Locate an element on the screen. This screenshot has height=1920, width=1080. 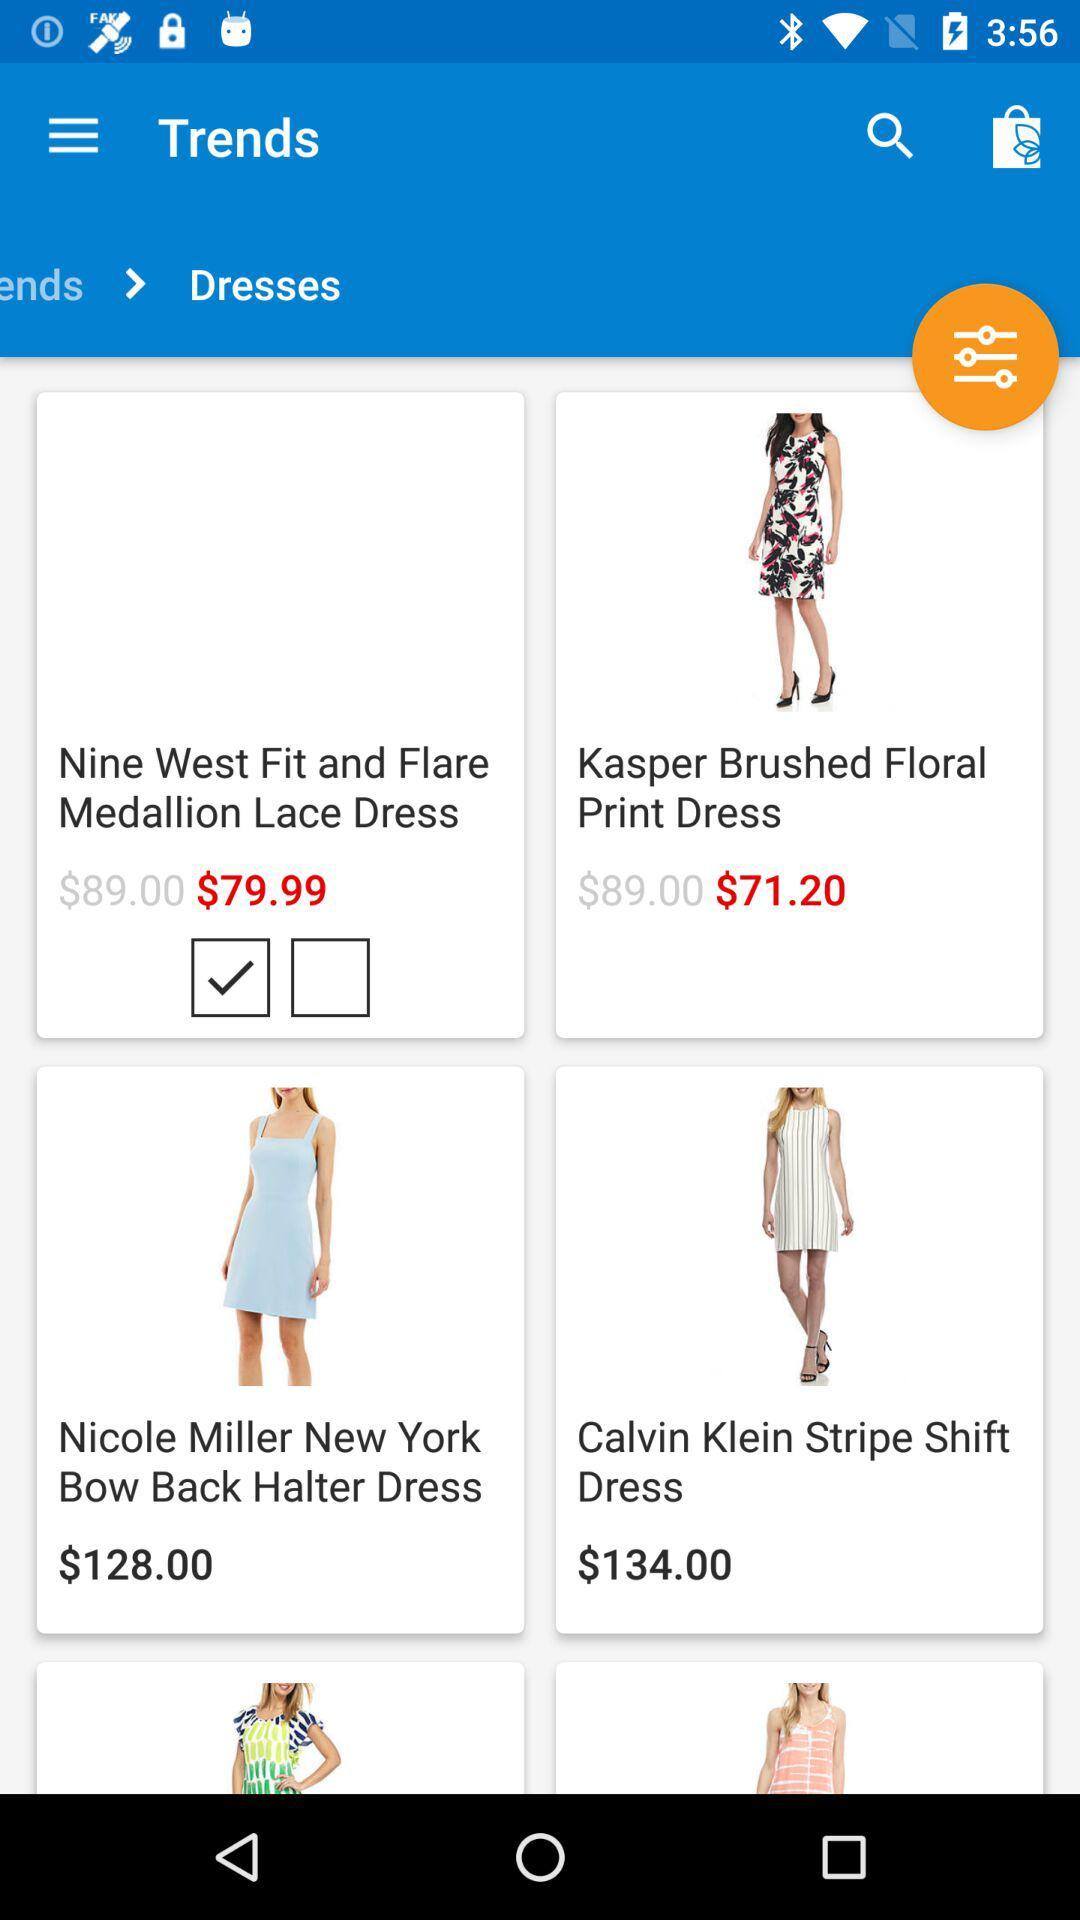
the sliders icon is located at coordinates (984, 356).